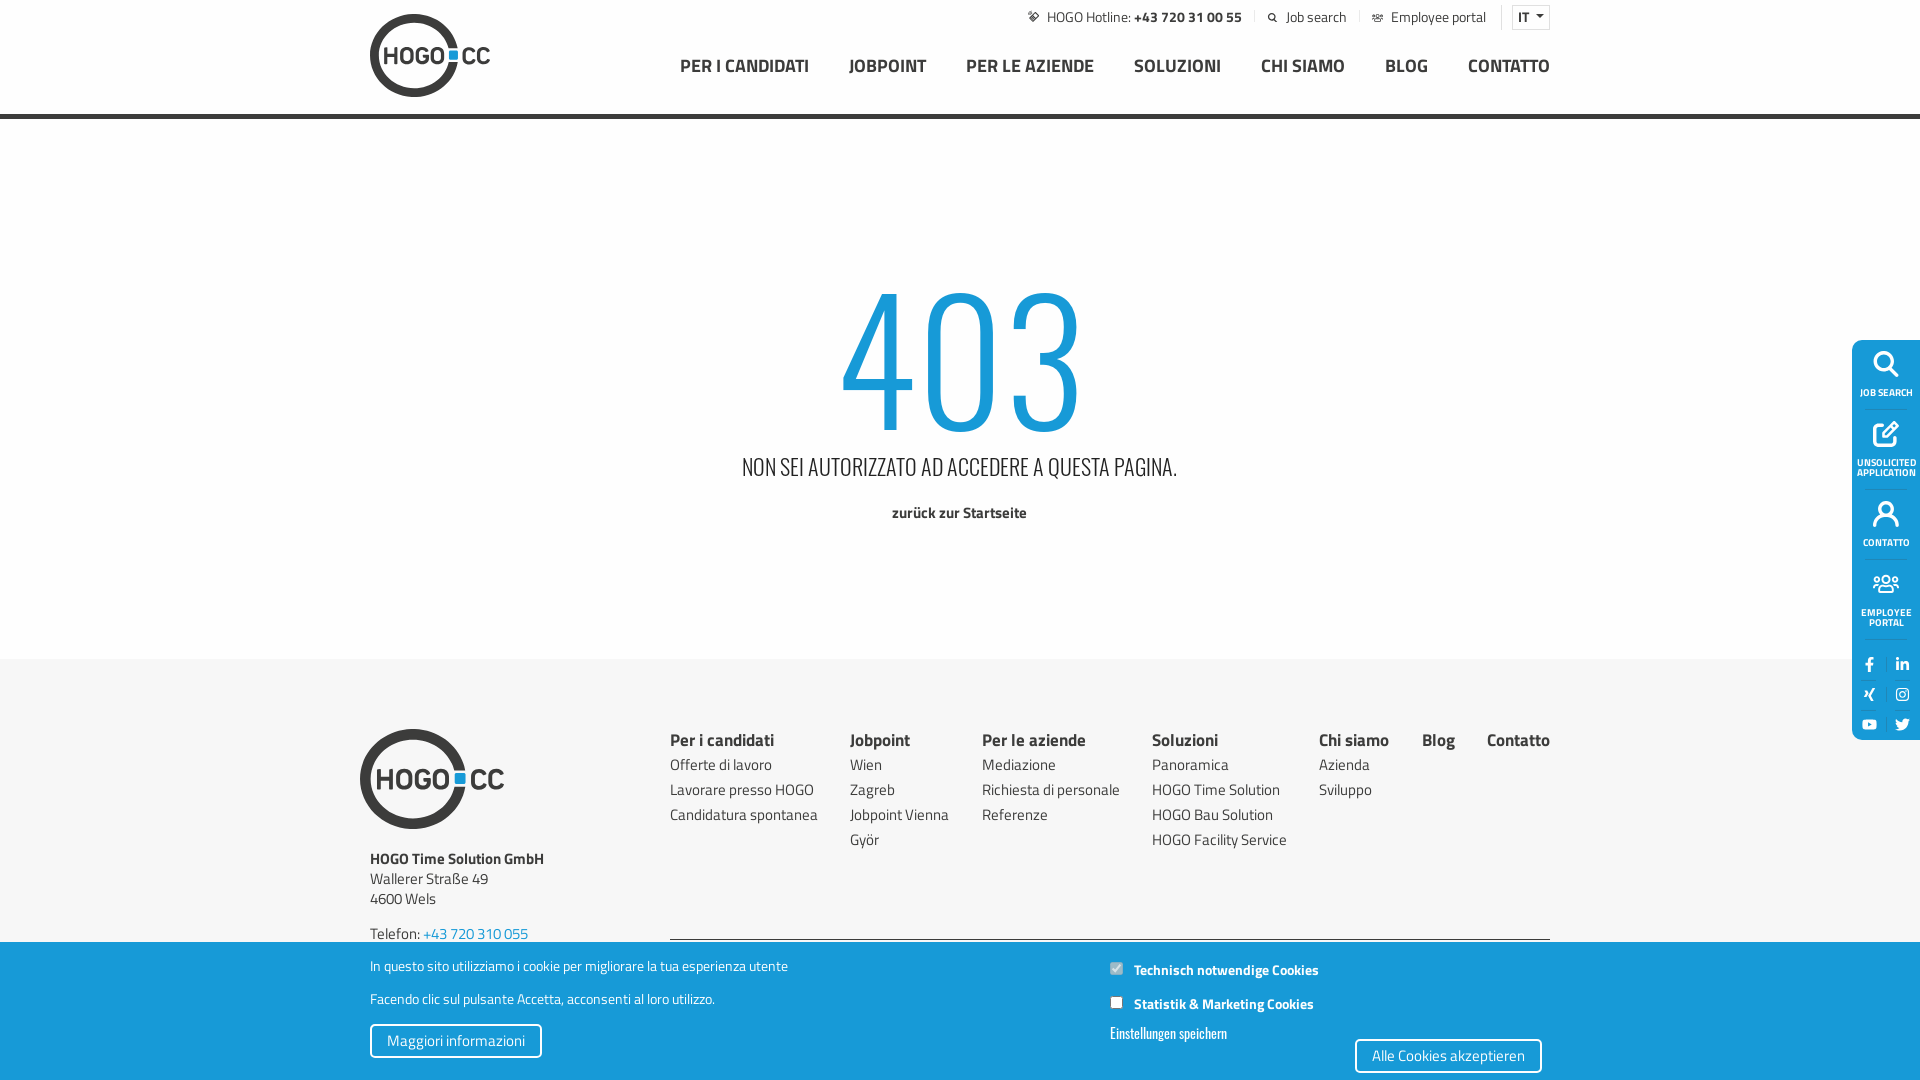 The height and width of the screenshot is (1080, 1920). What do you see at coordinates (898, 764) in the screenshot?
I see `'Wien'` at bounding box center [898, 764].